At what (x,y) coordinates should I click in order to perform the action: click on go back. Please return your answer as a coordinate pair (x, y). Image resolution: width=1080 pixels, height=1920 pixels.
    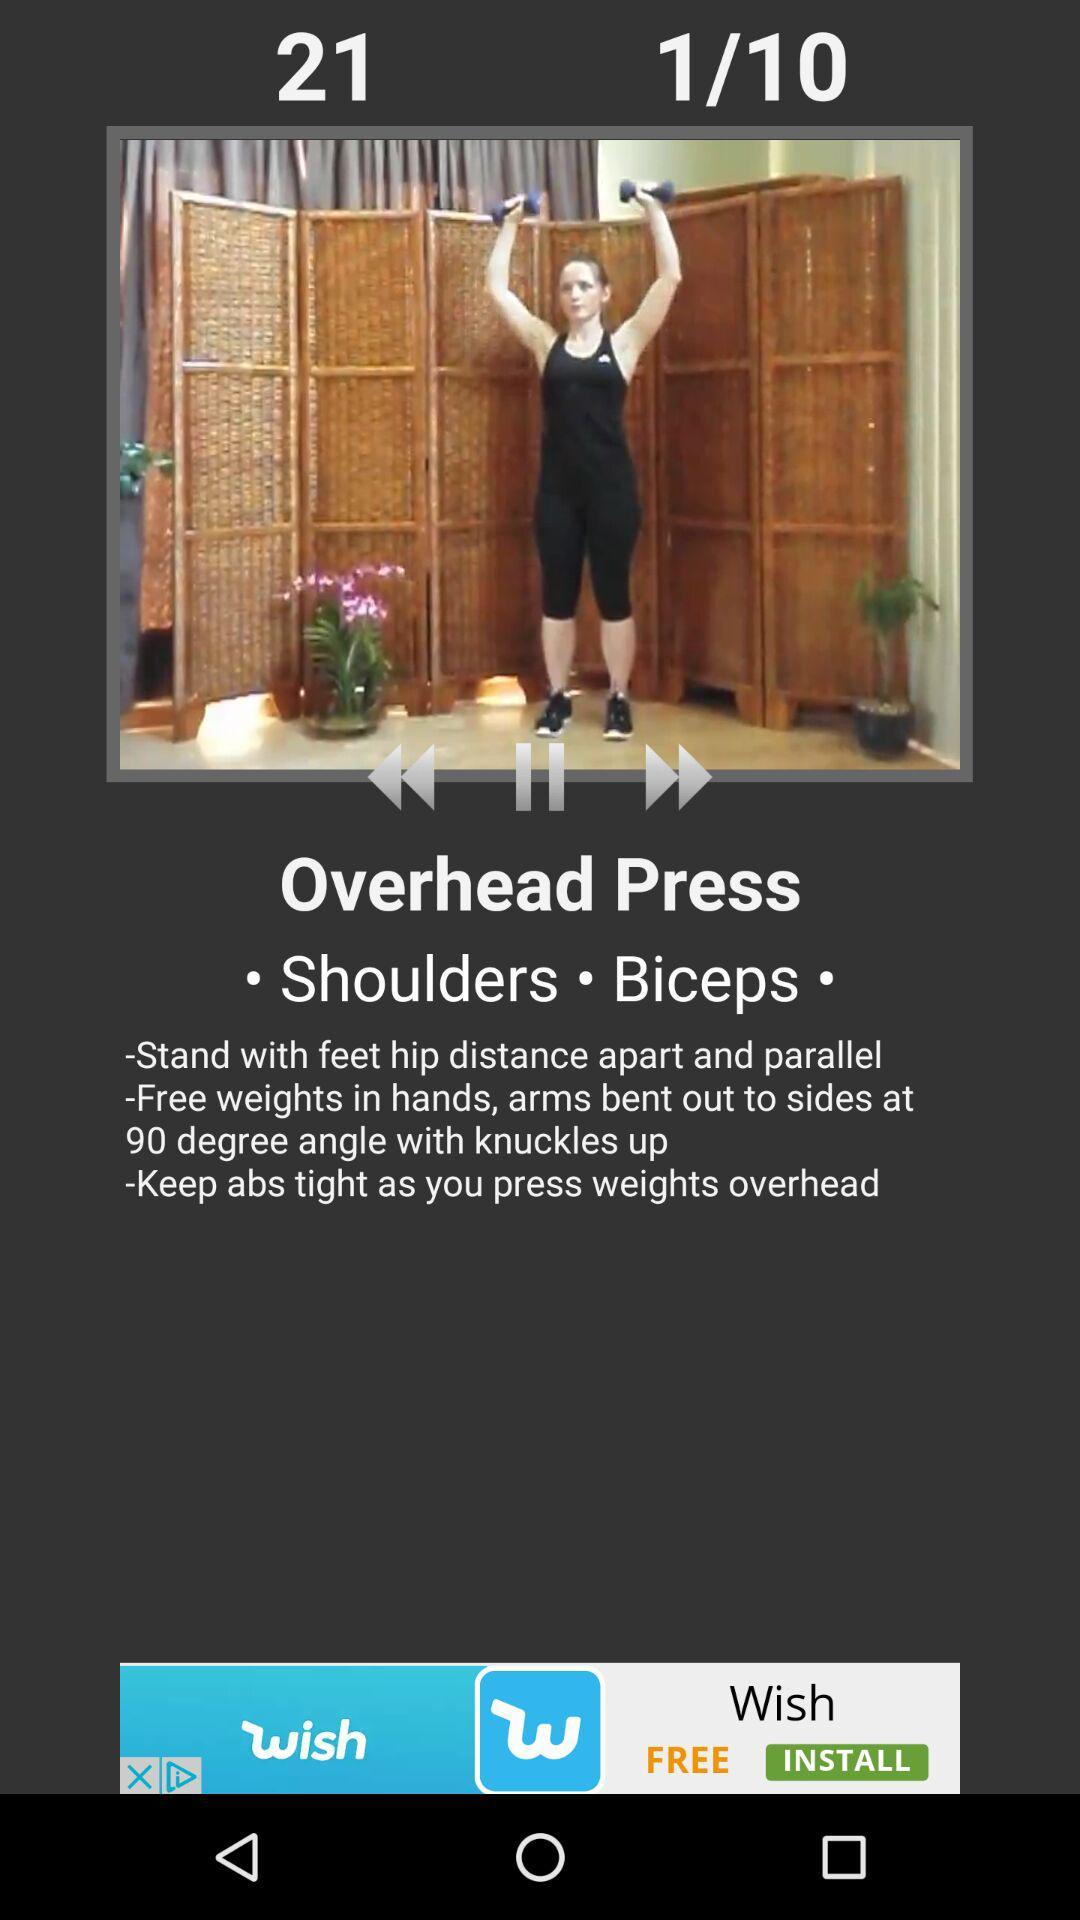
    Looking at the image, I should click on (407, 776).